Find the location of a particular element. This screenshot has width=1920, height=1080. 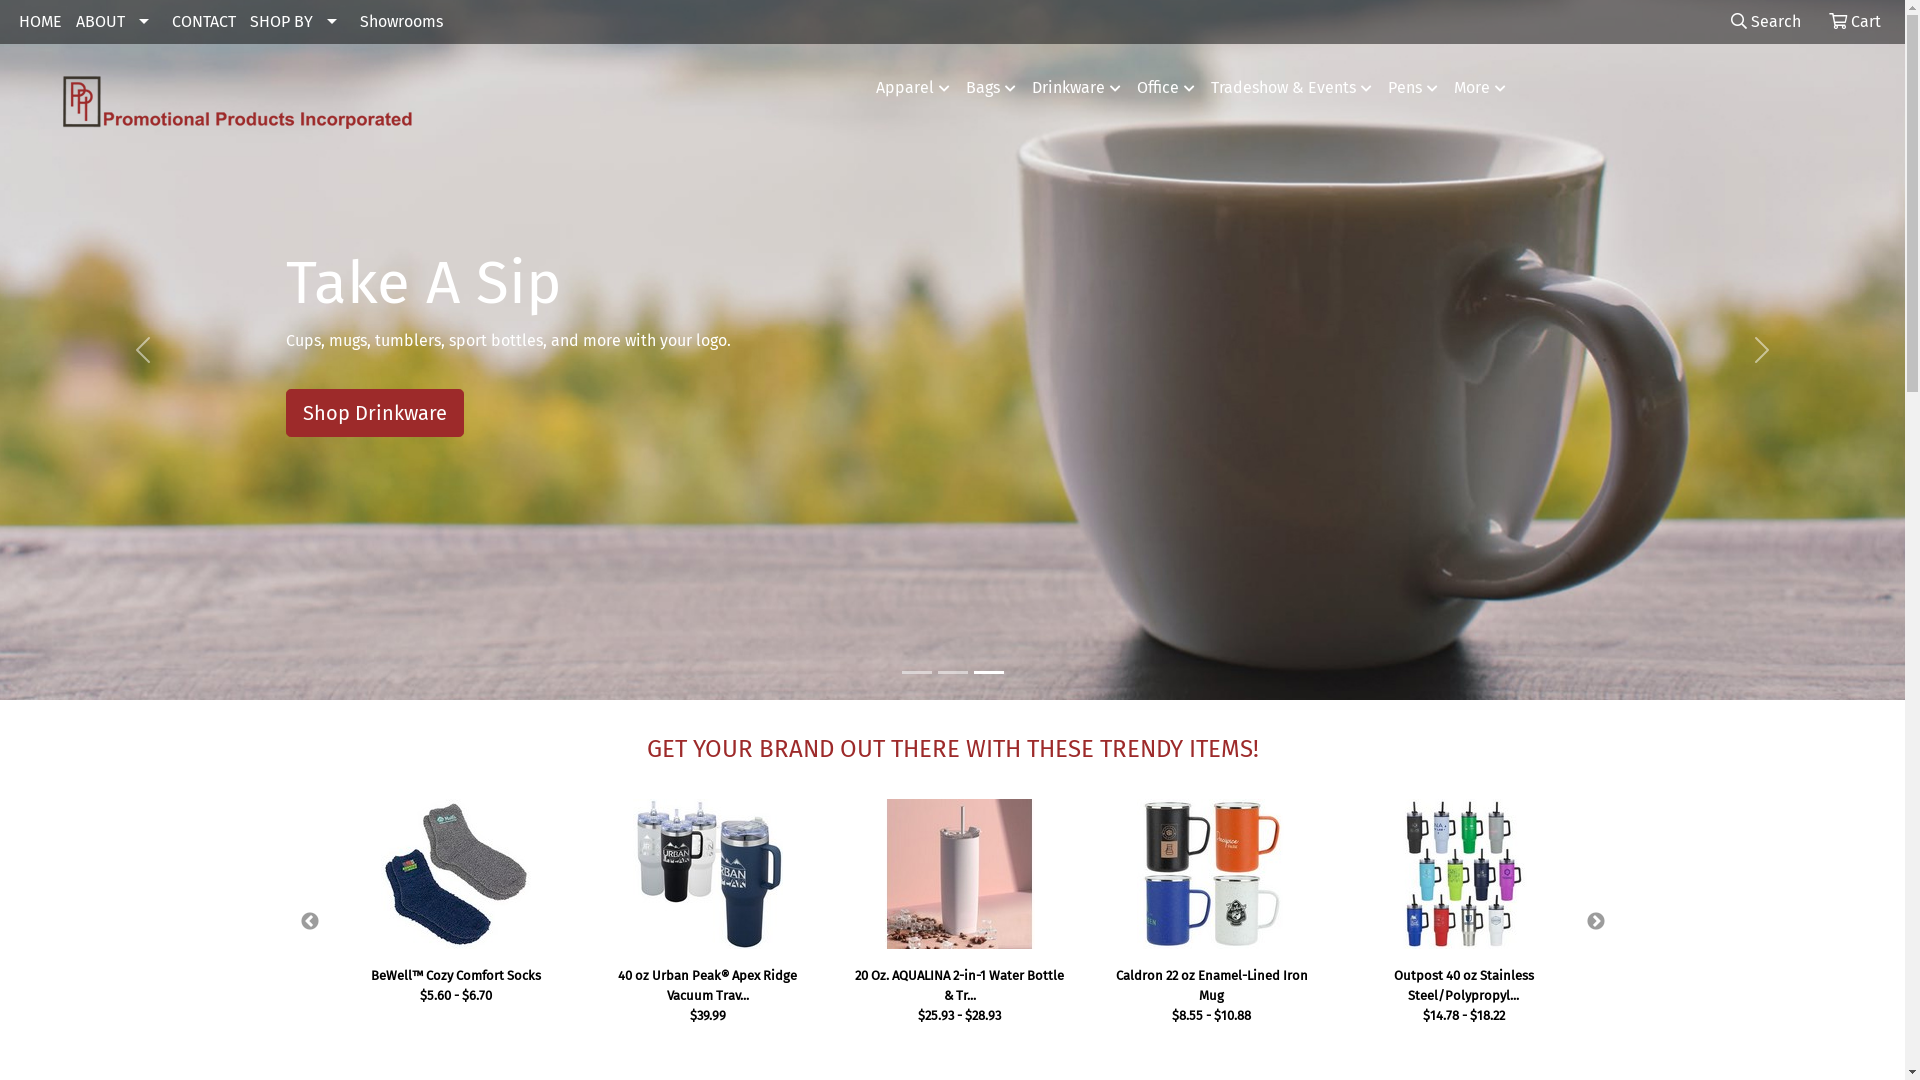

'Previous' is located at coordinates (142, 349).